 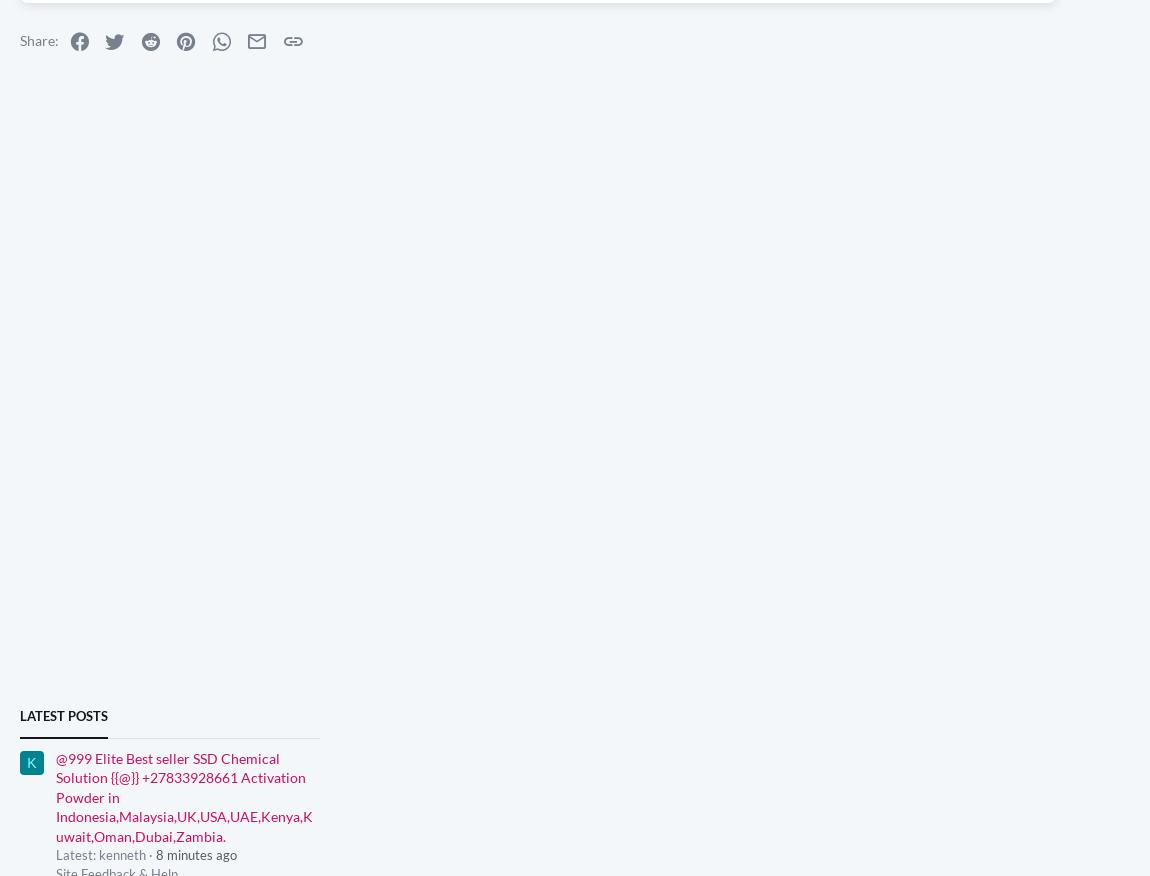 What do you see at coordinates (105, 18) in the screenshot?
I see `'2'` at bounding box center [105, 18].